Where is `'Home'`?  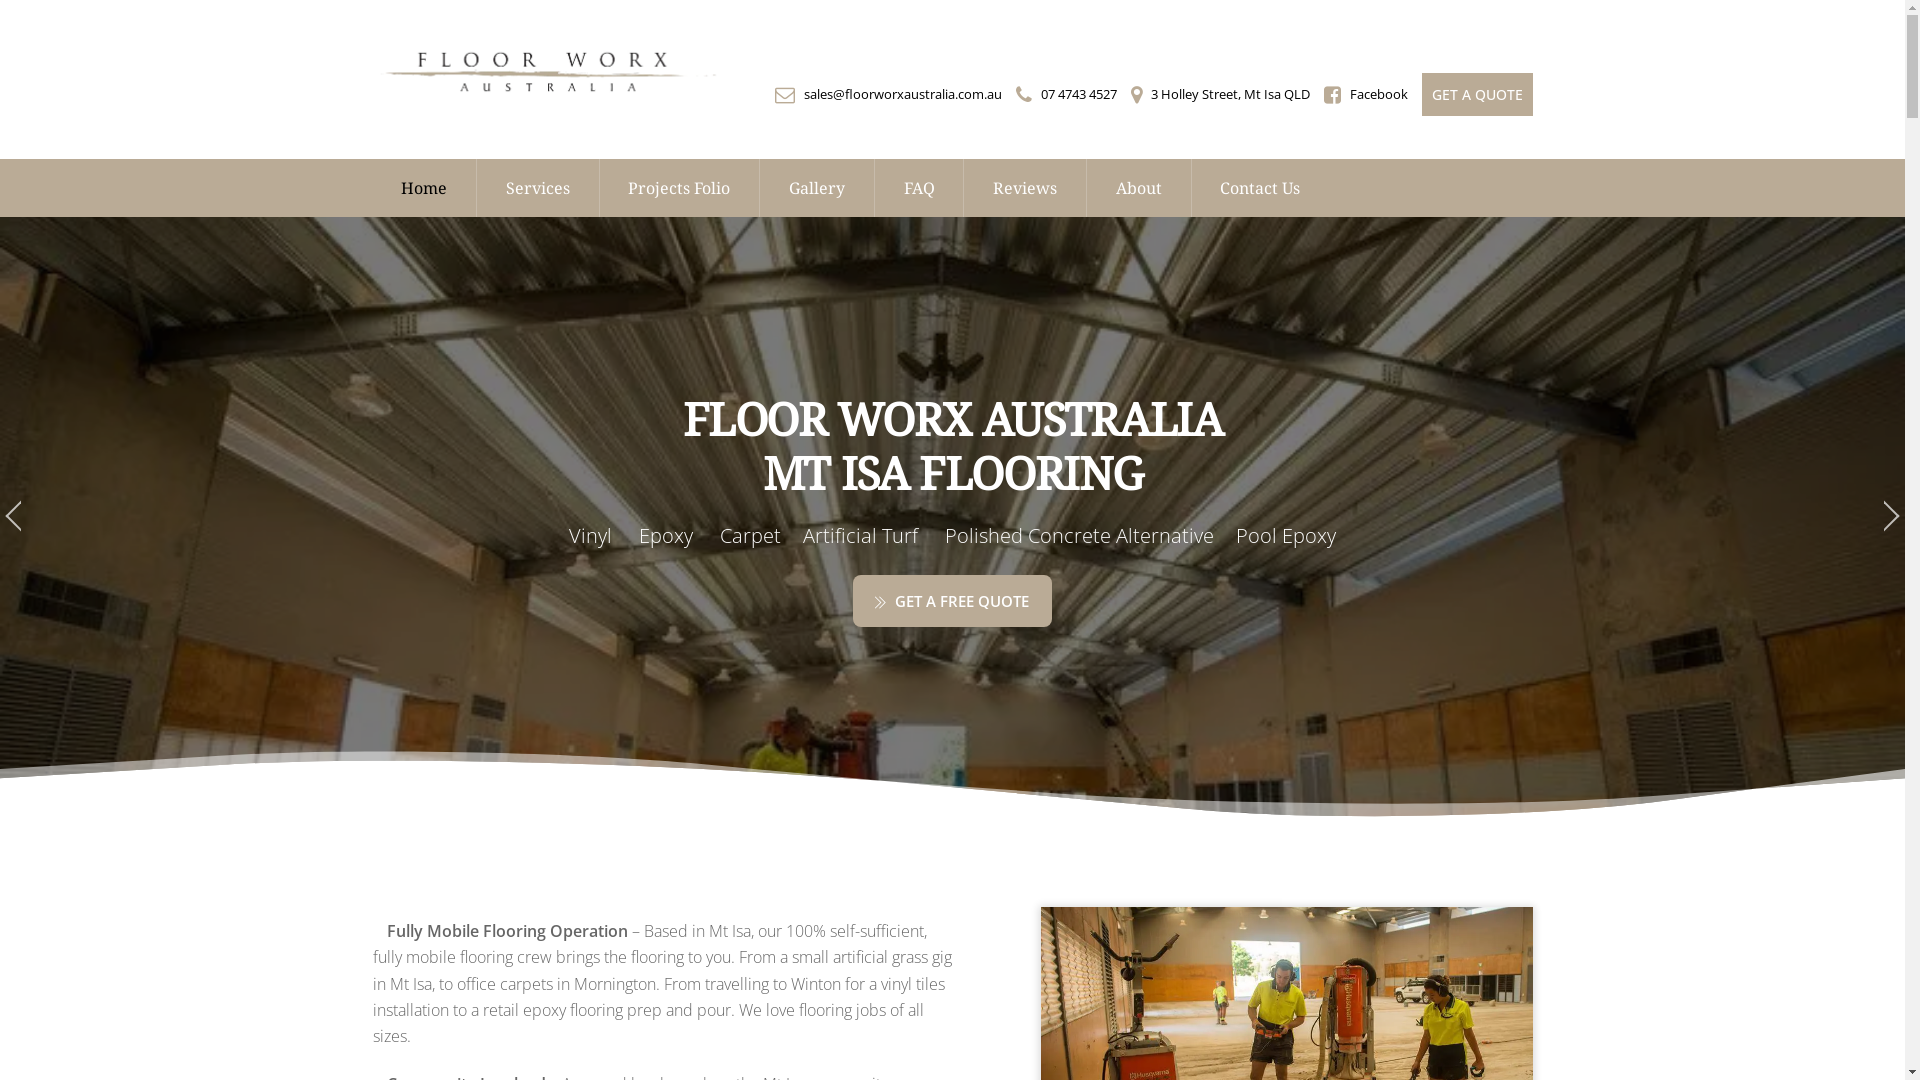 'Home' is located at coordinates (422, 188).